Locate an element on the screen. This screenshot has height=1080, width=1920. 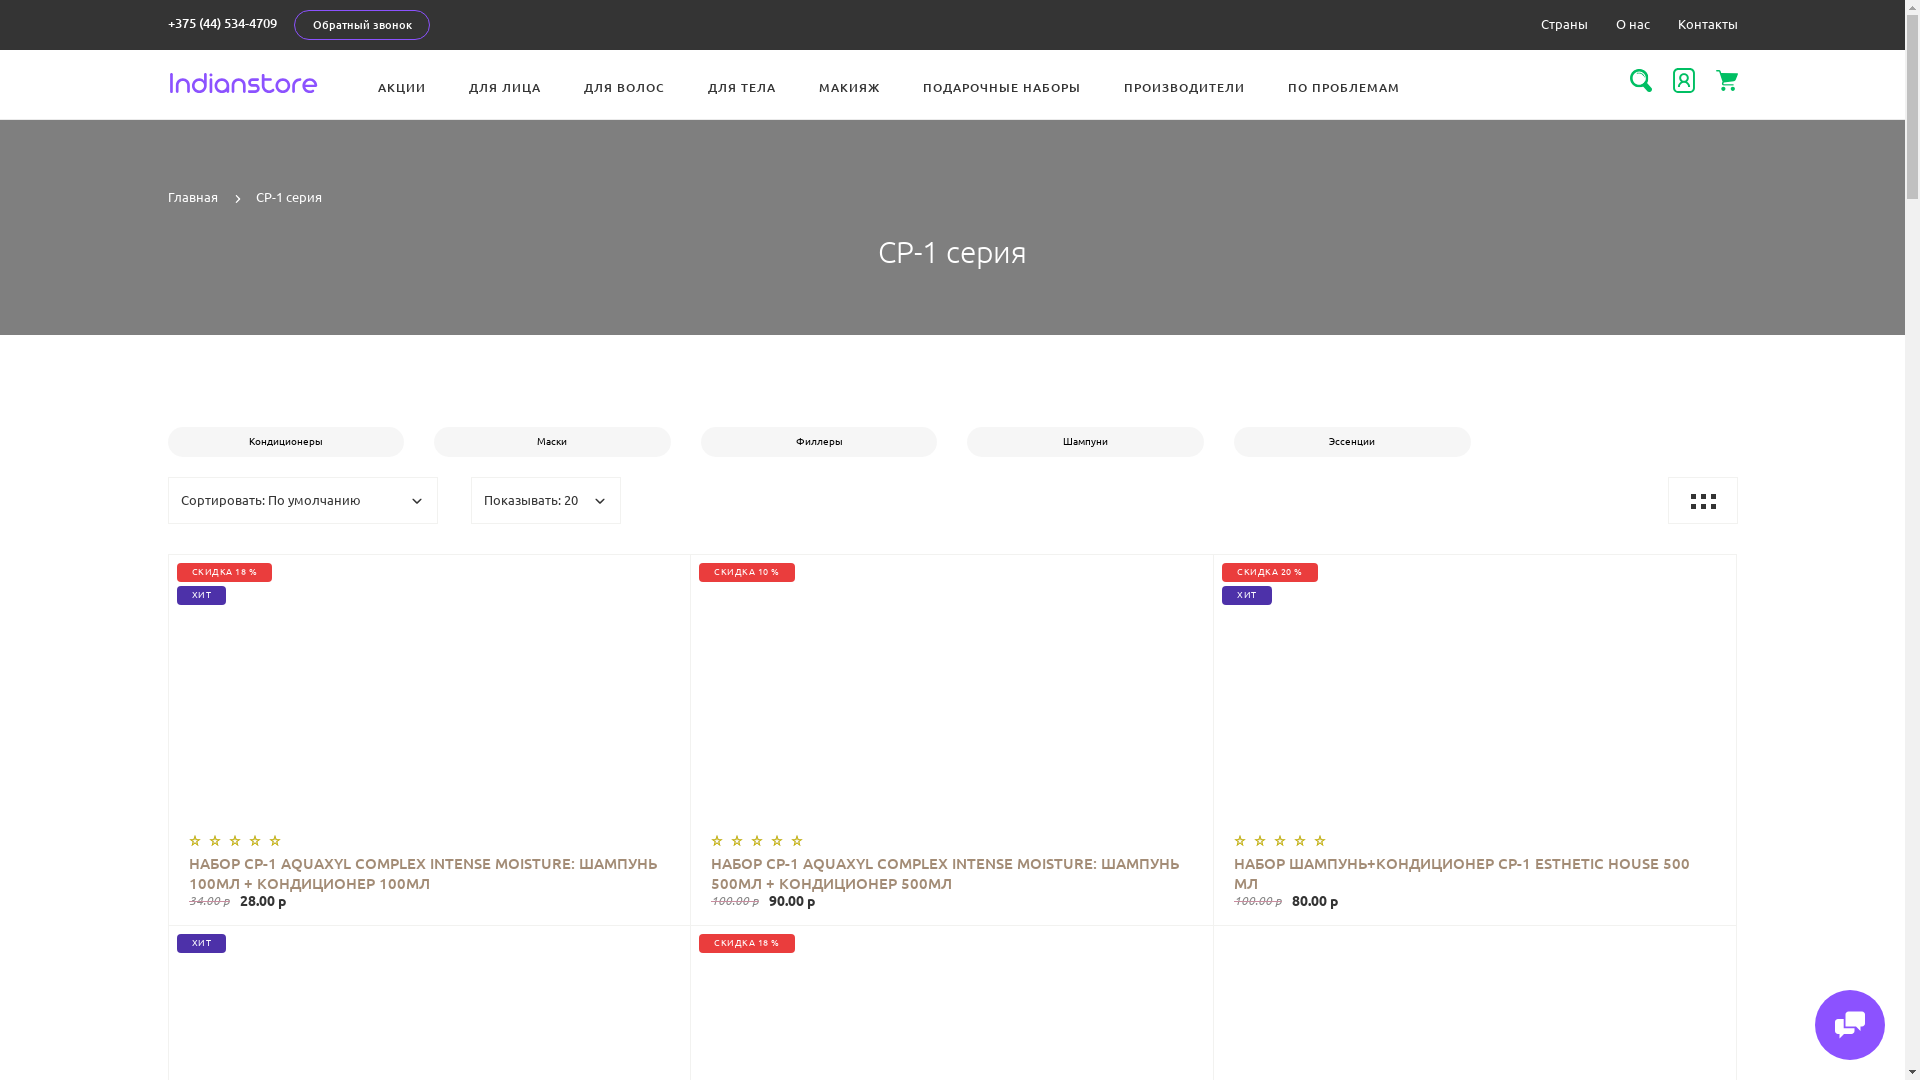
'+375 (44) 534-4709' is located at coordinates (222, 23).